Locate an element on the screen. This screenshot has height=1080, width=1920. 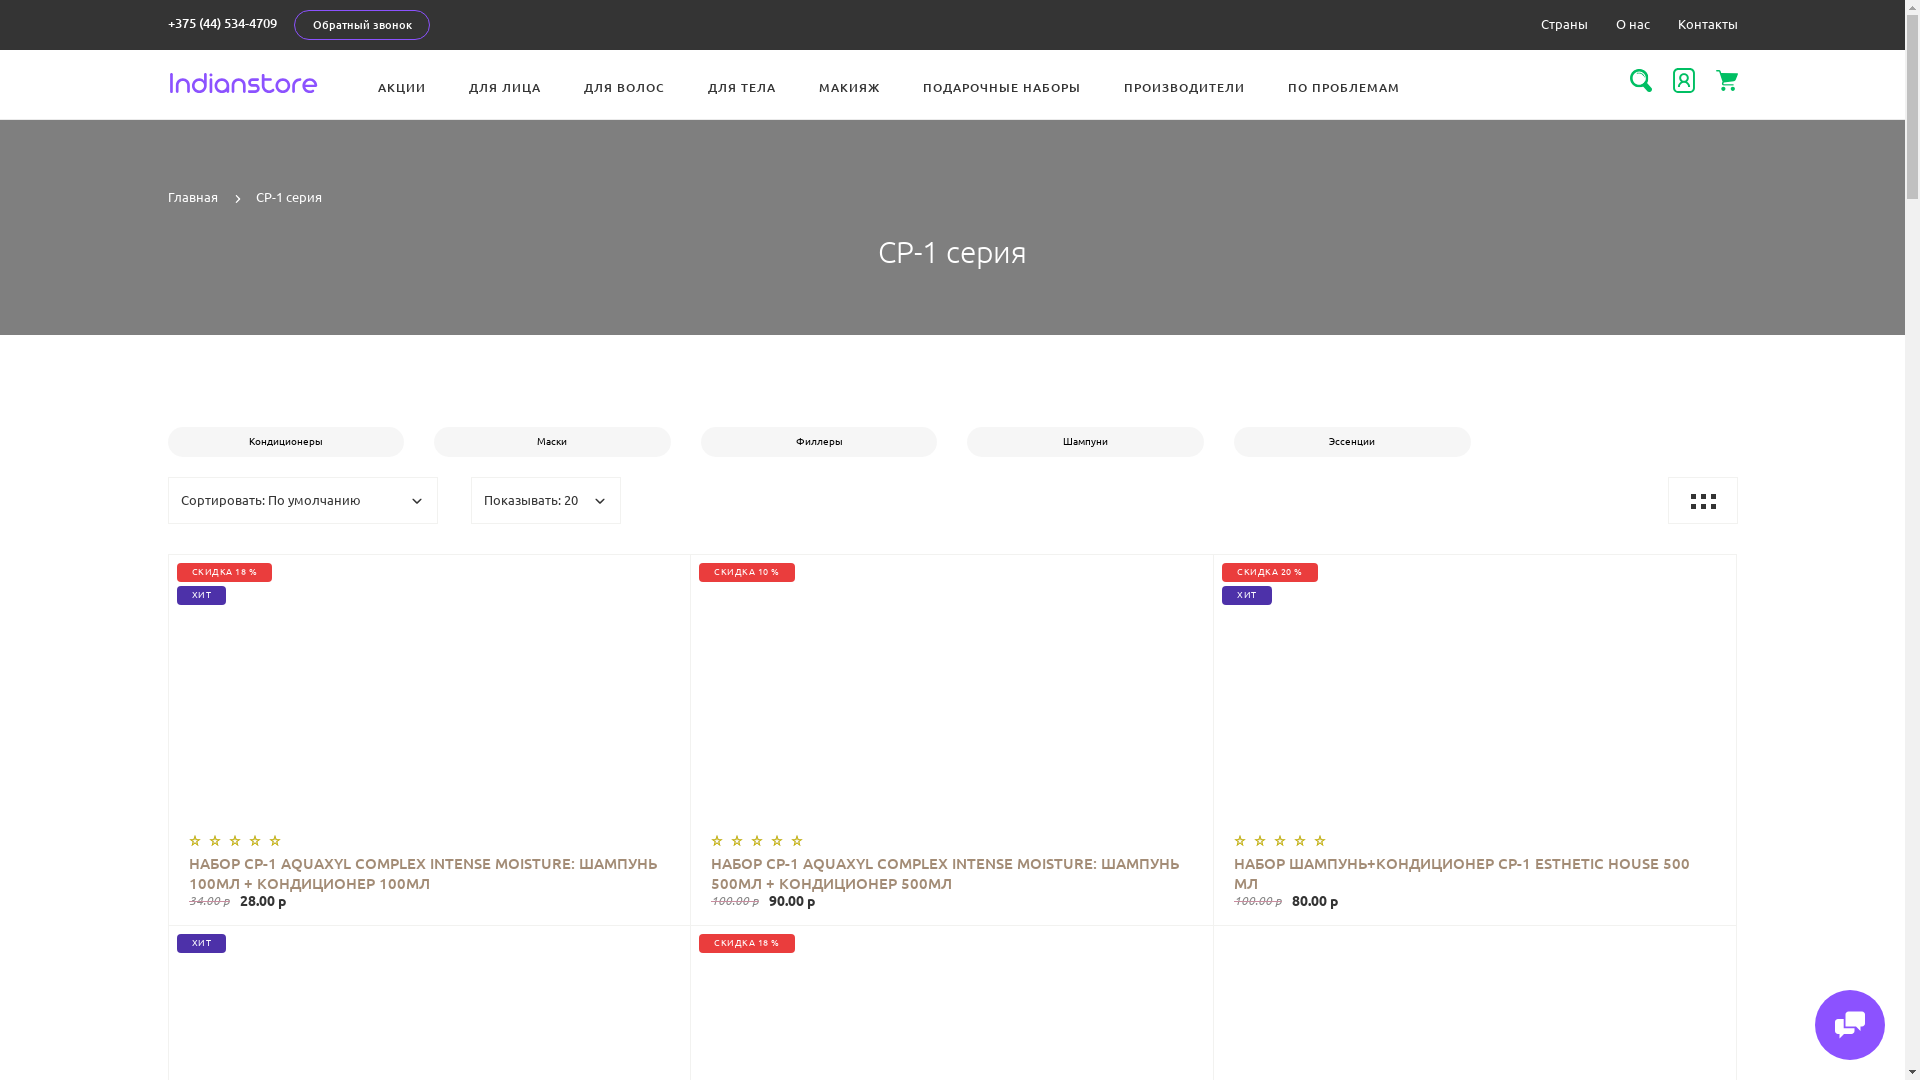
'+375 (44) 534-4709' is located at coordinates (222, 23).